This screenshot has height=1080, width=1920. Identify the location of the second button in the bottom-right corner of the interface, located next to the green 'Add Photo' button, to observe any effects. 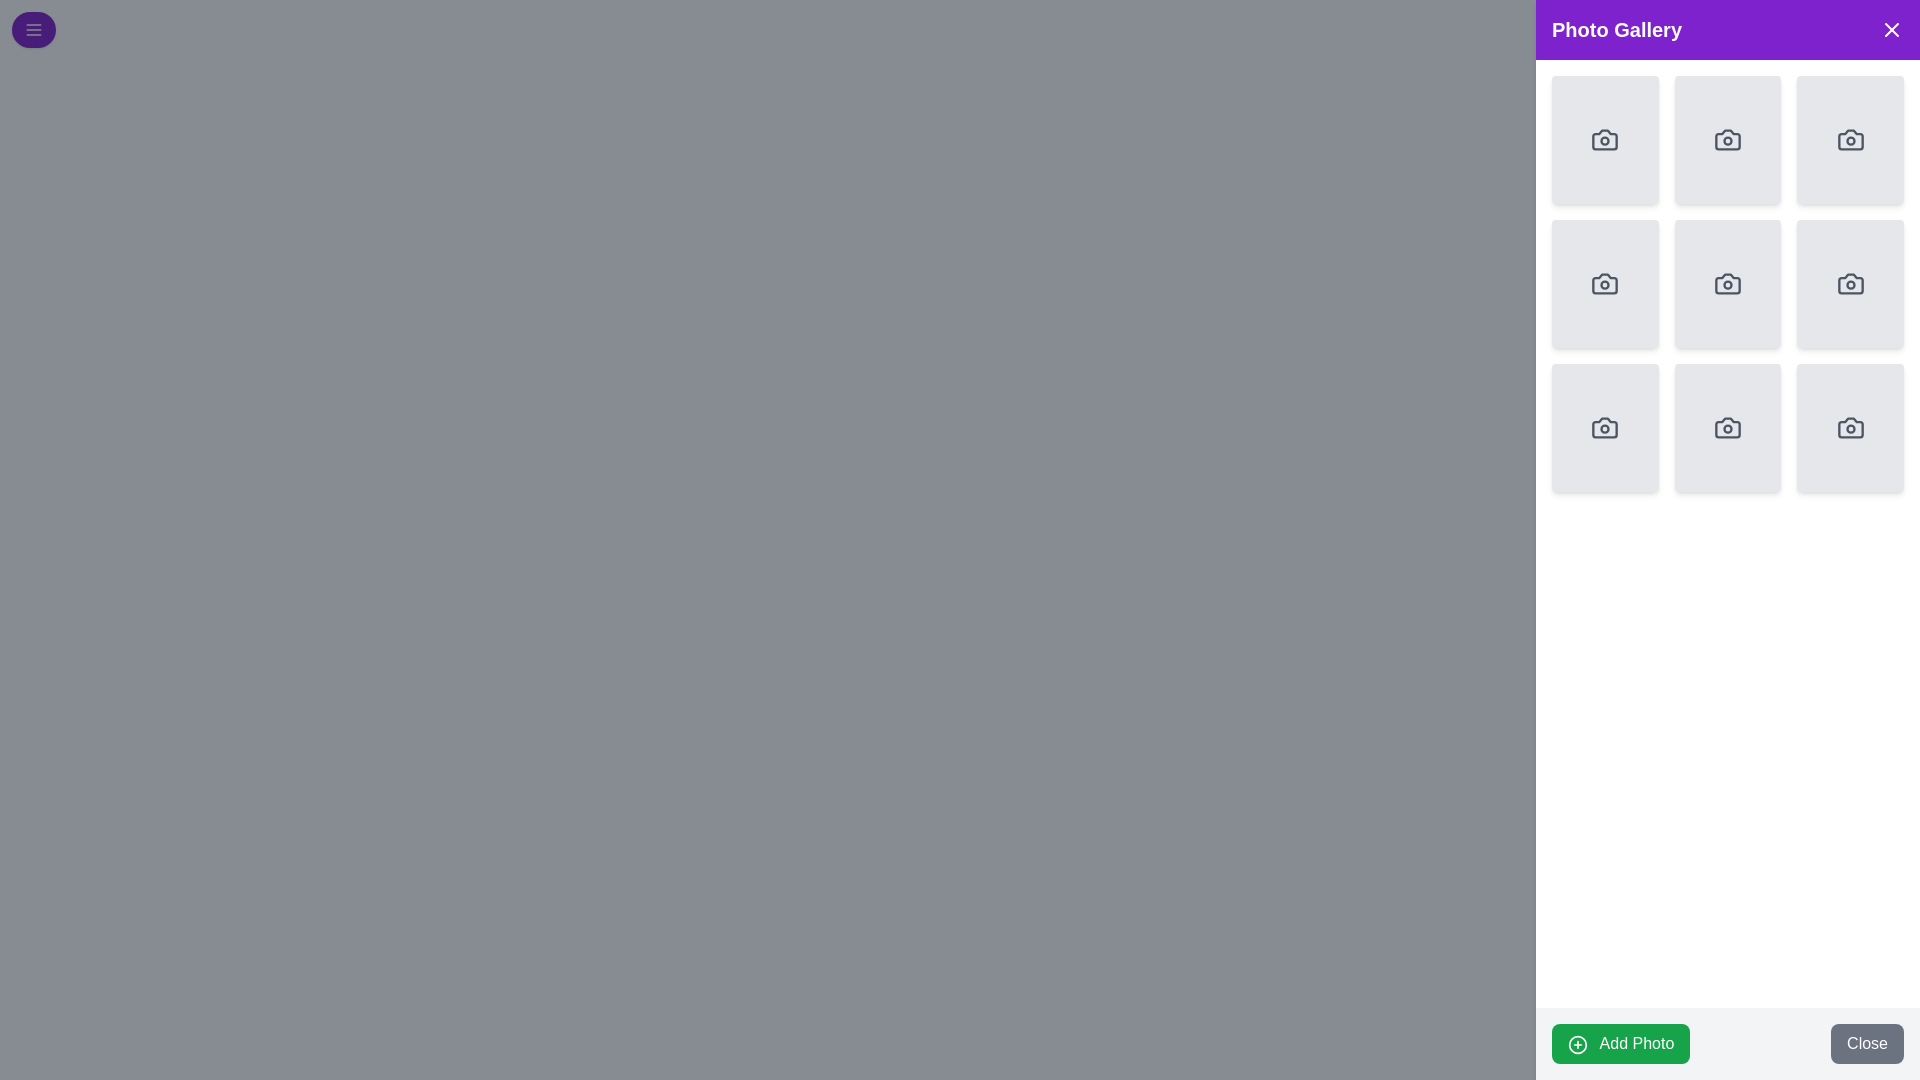
(1866, 1043).